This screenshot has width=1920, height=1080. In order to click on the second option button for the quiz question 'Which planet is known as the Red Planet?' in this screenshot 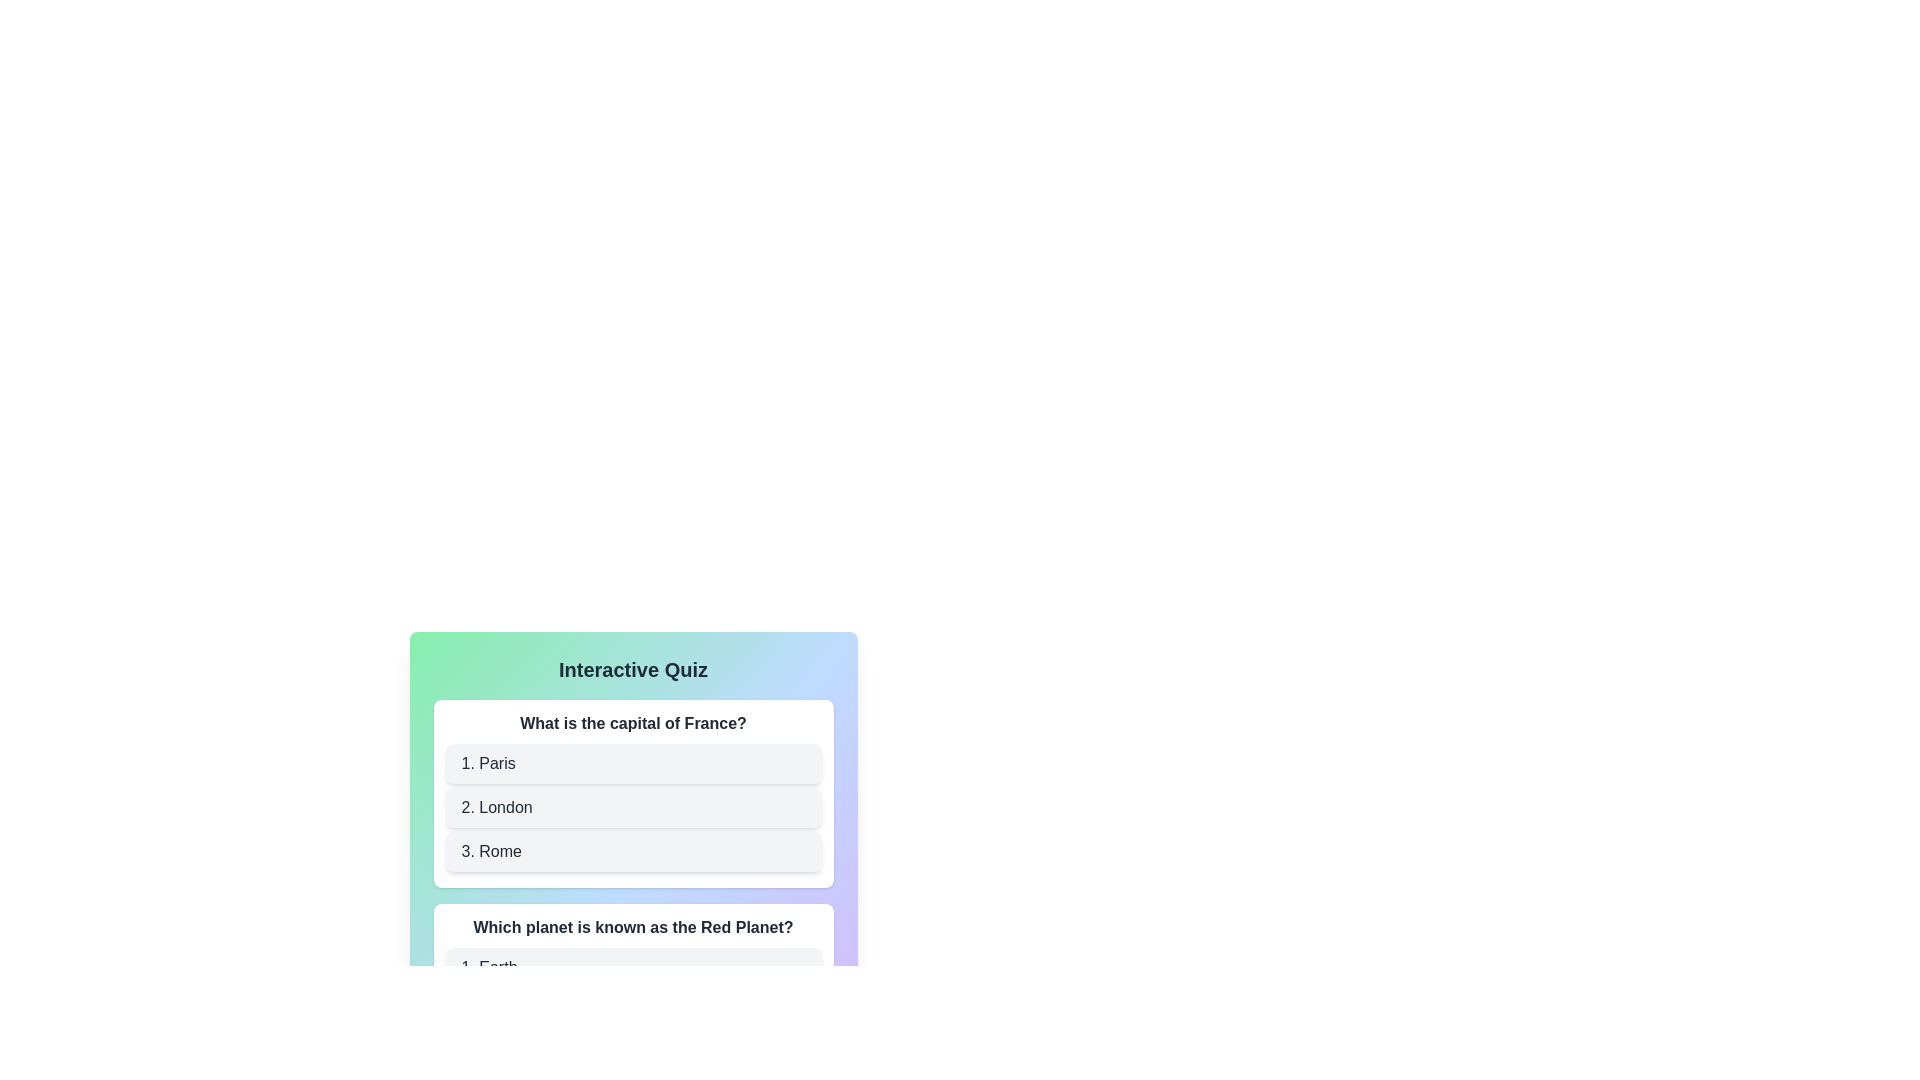, I will do `click(632, 1011)`.